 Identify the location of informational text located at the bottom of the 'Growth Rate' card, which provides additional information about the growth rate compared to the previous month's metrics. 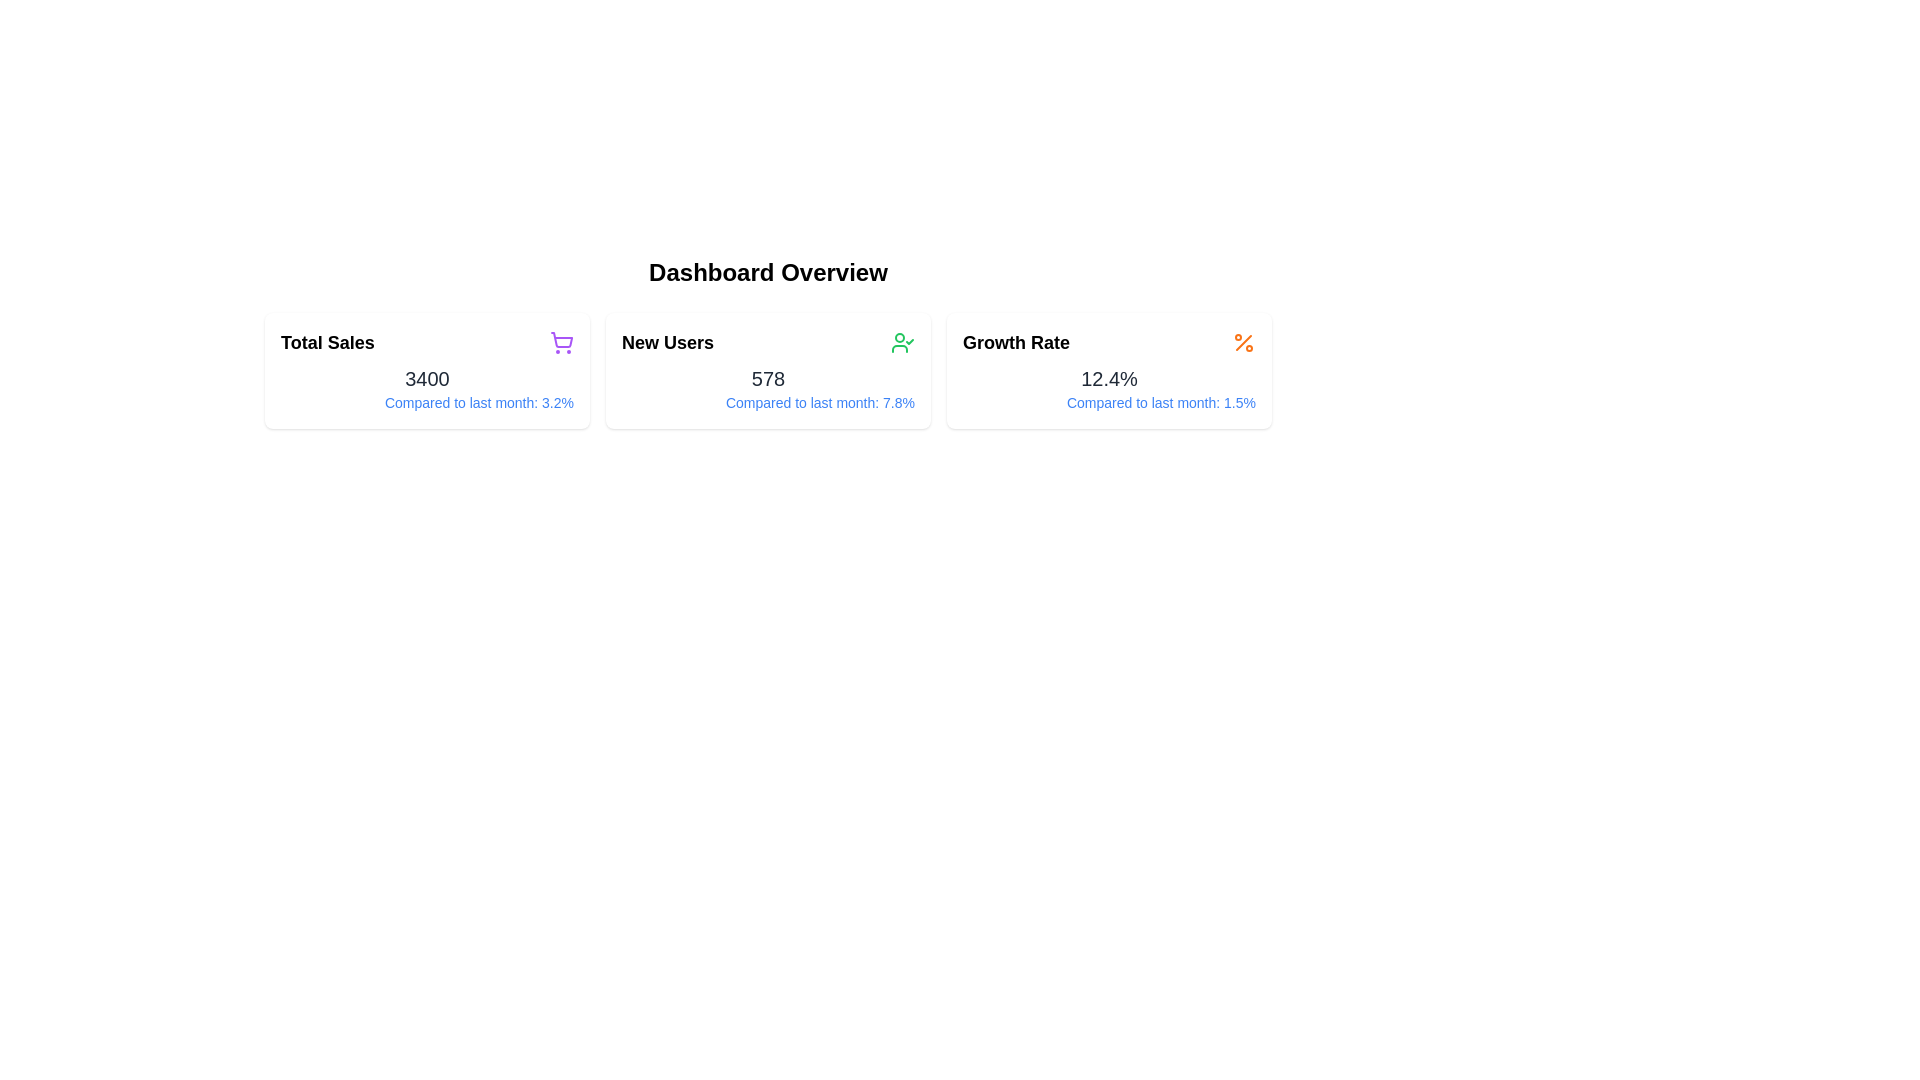
(1108, 402).